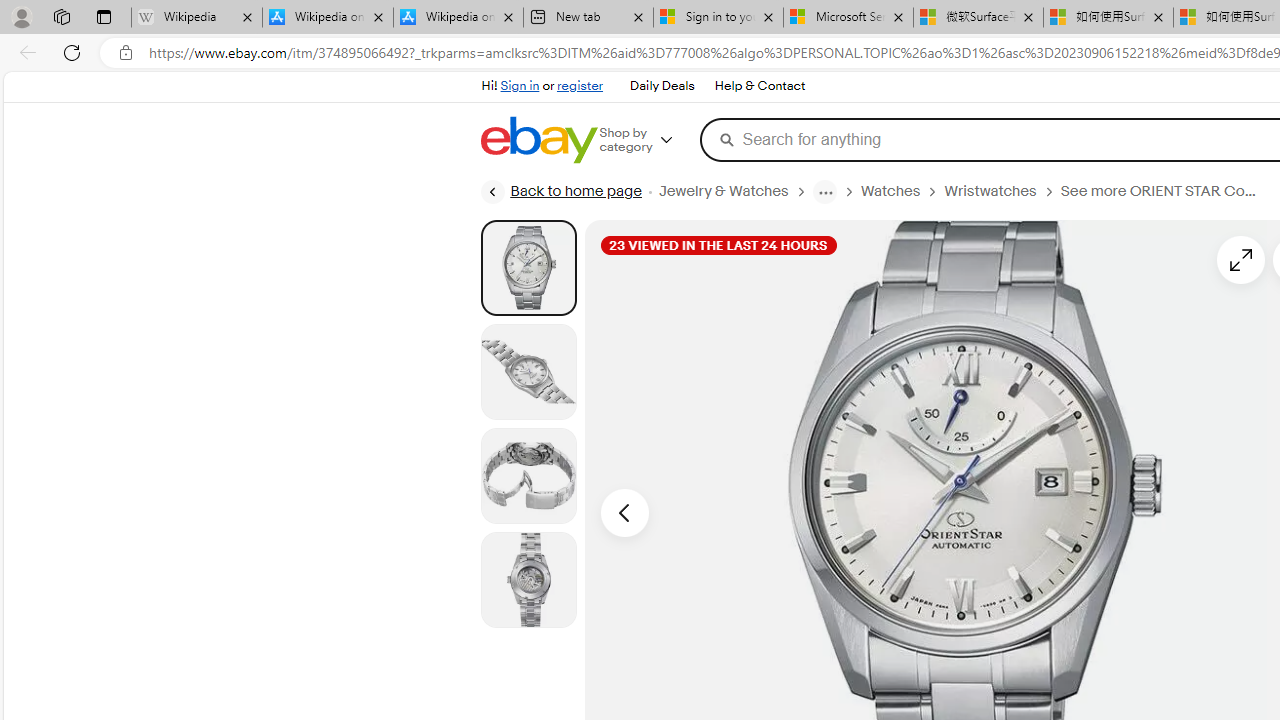 This screenshot has width=1280, height=720. I want to click on 'Watches', so click(901, 191).